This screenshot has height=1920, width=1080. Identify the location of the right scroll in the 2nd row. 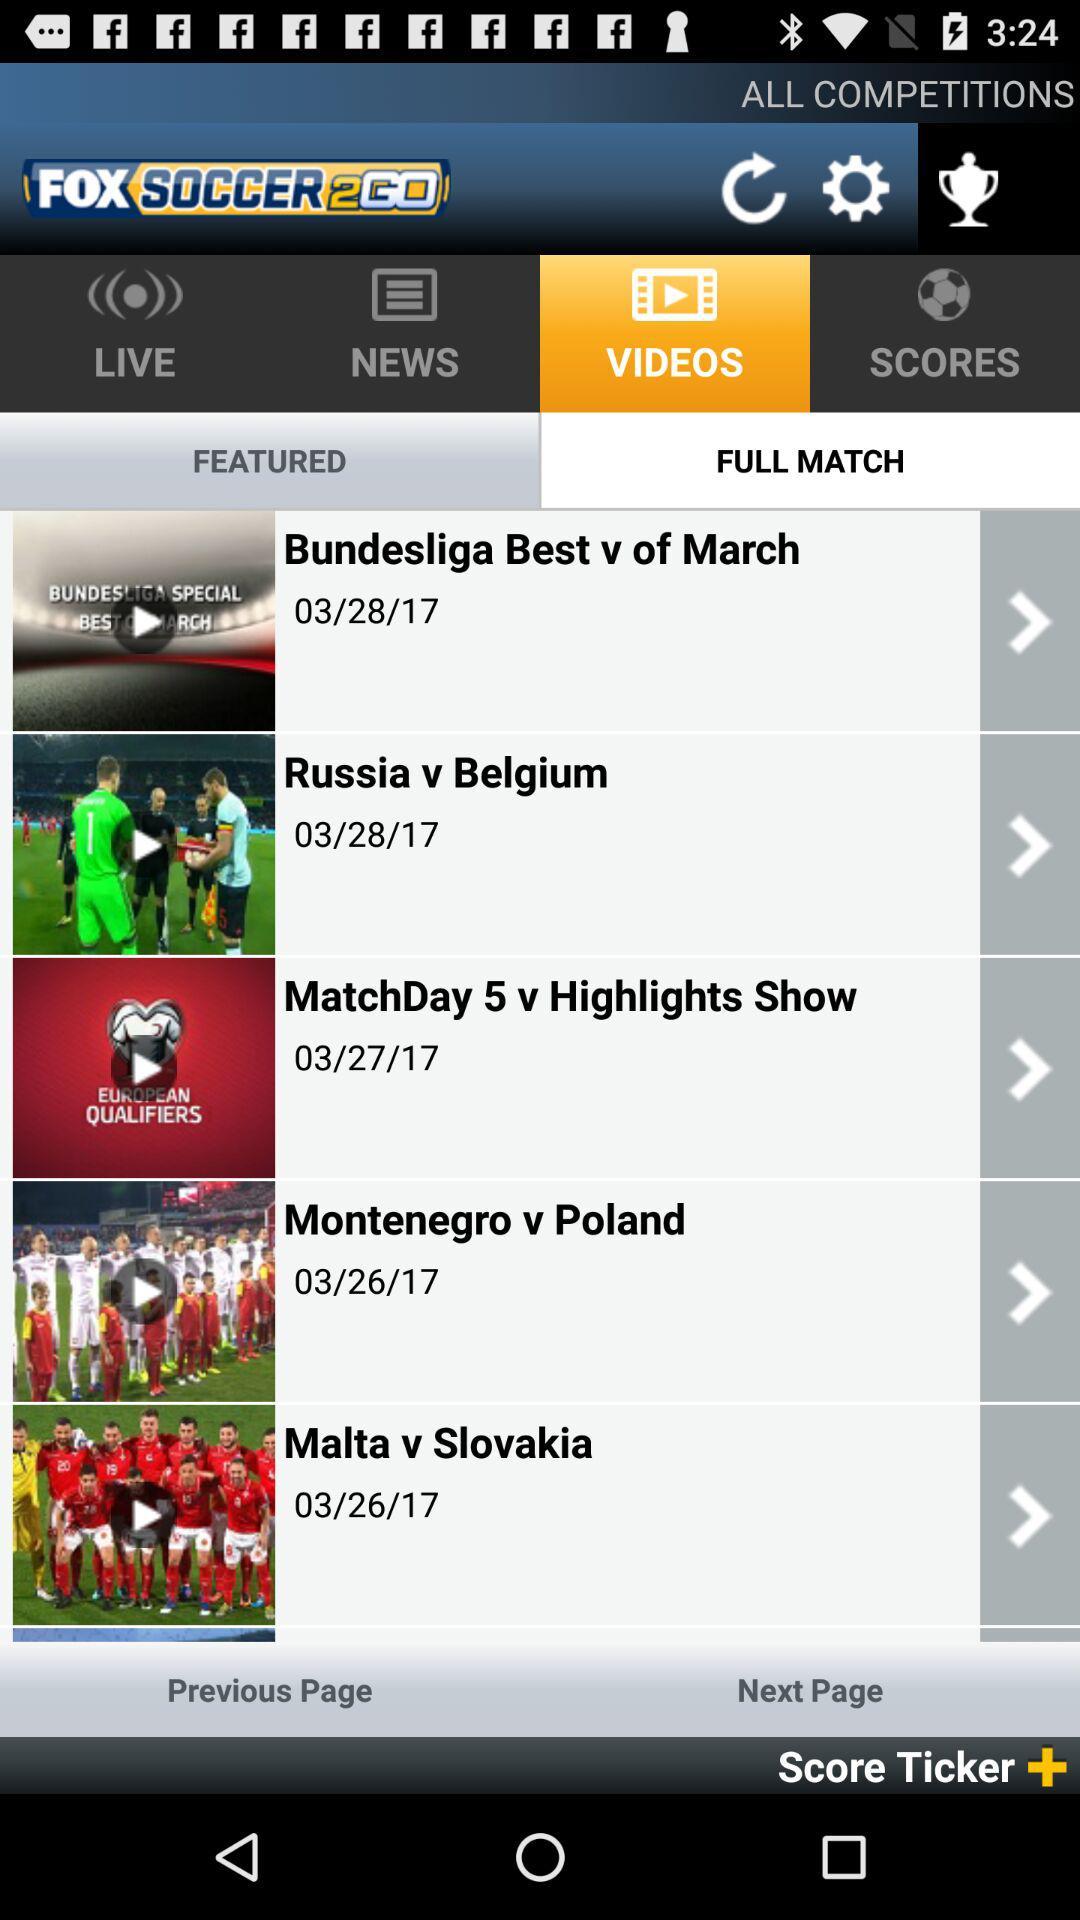
(1029, 844).